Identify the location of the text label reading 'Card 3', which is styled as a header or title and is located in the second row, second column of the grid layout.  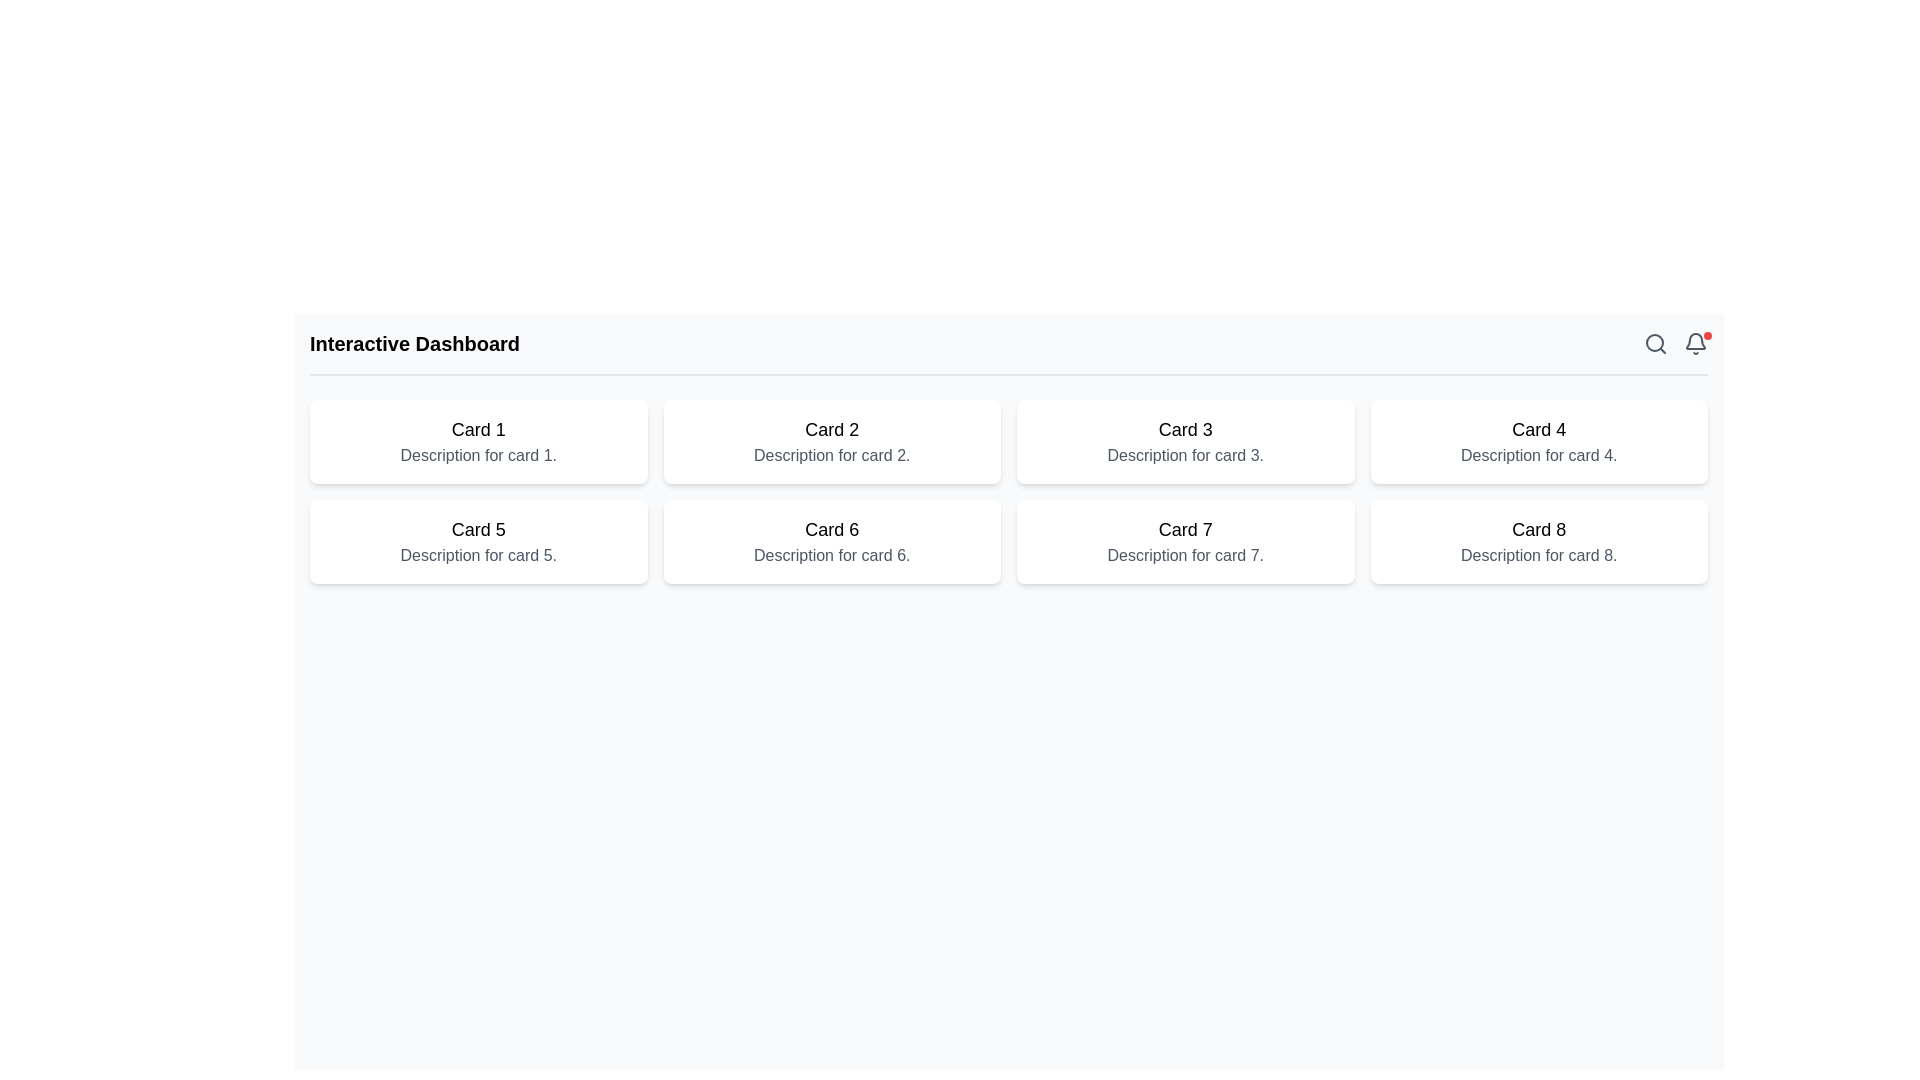
(1185, 428).